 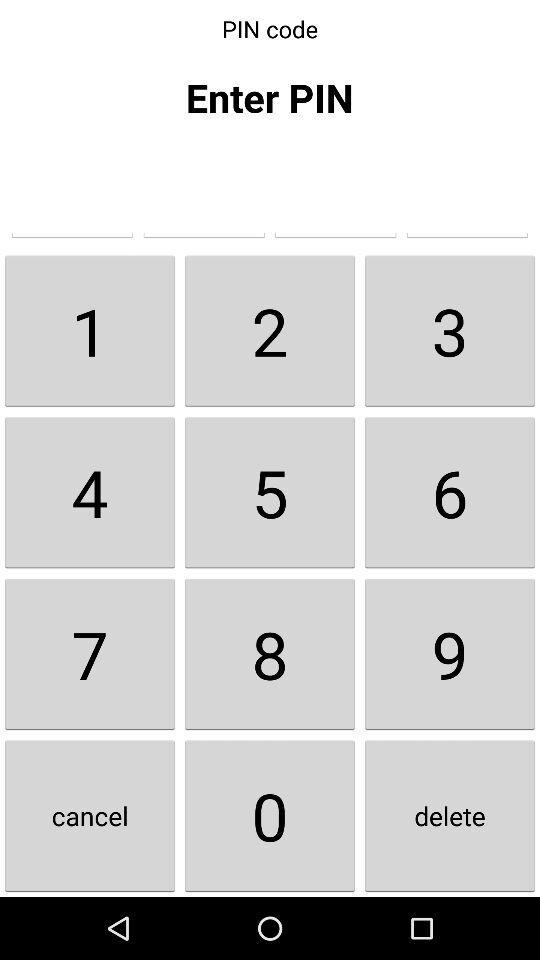 What do you see at coordinates (270, 653) in the screenshot?
I see `the item to the right of the 4 icon` at bounding box center [270, 653].